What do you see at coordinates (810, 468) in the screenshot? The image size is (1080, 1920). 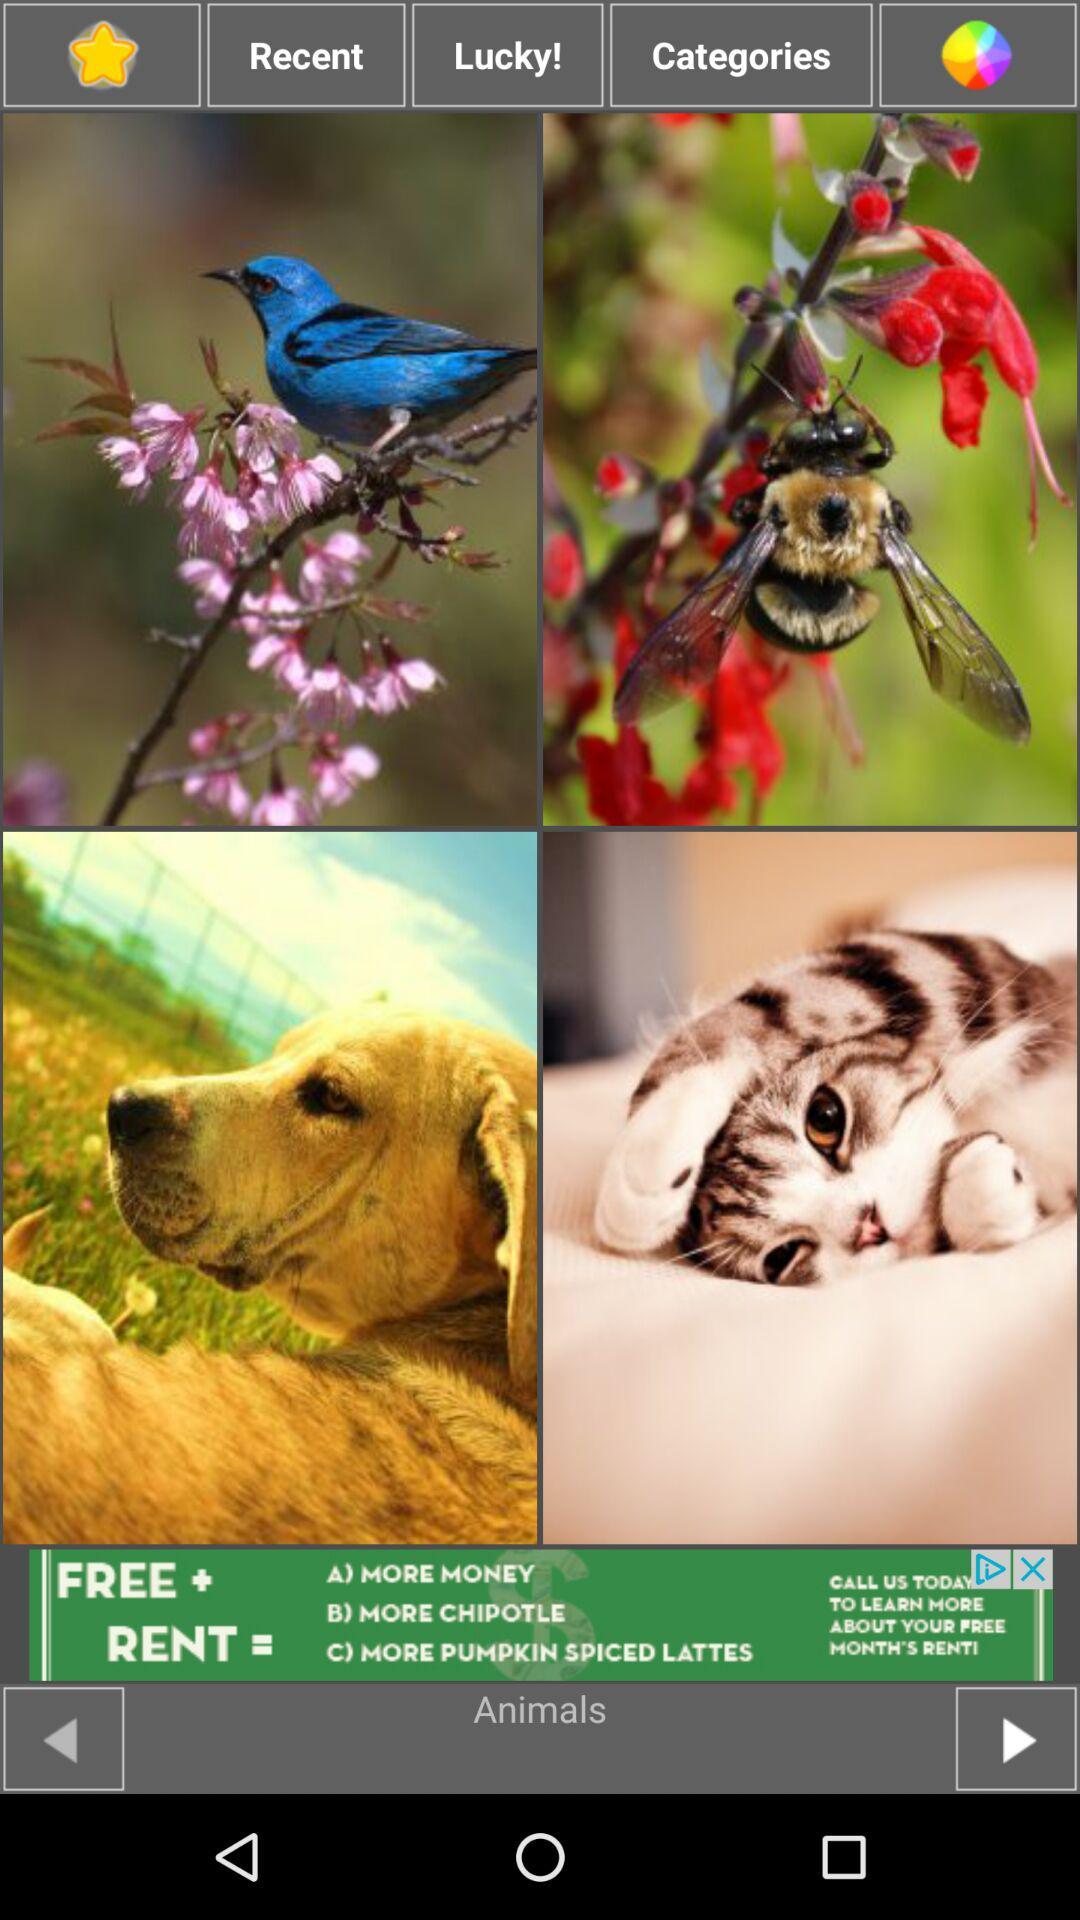 I see `picture` at bounding box center [810, 468].